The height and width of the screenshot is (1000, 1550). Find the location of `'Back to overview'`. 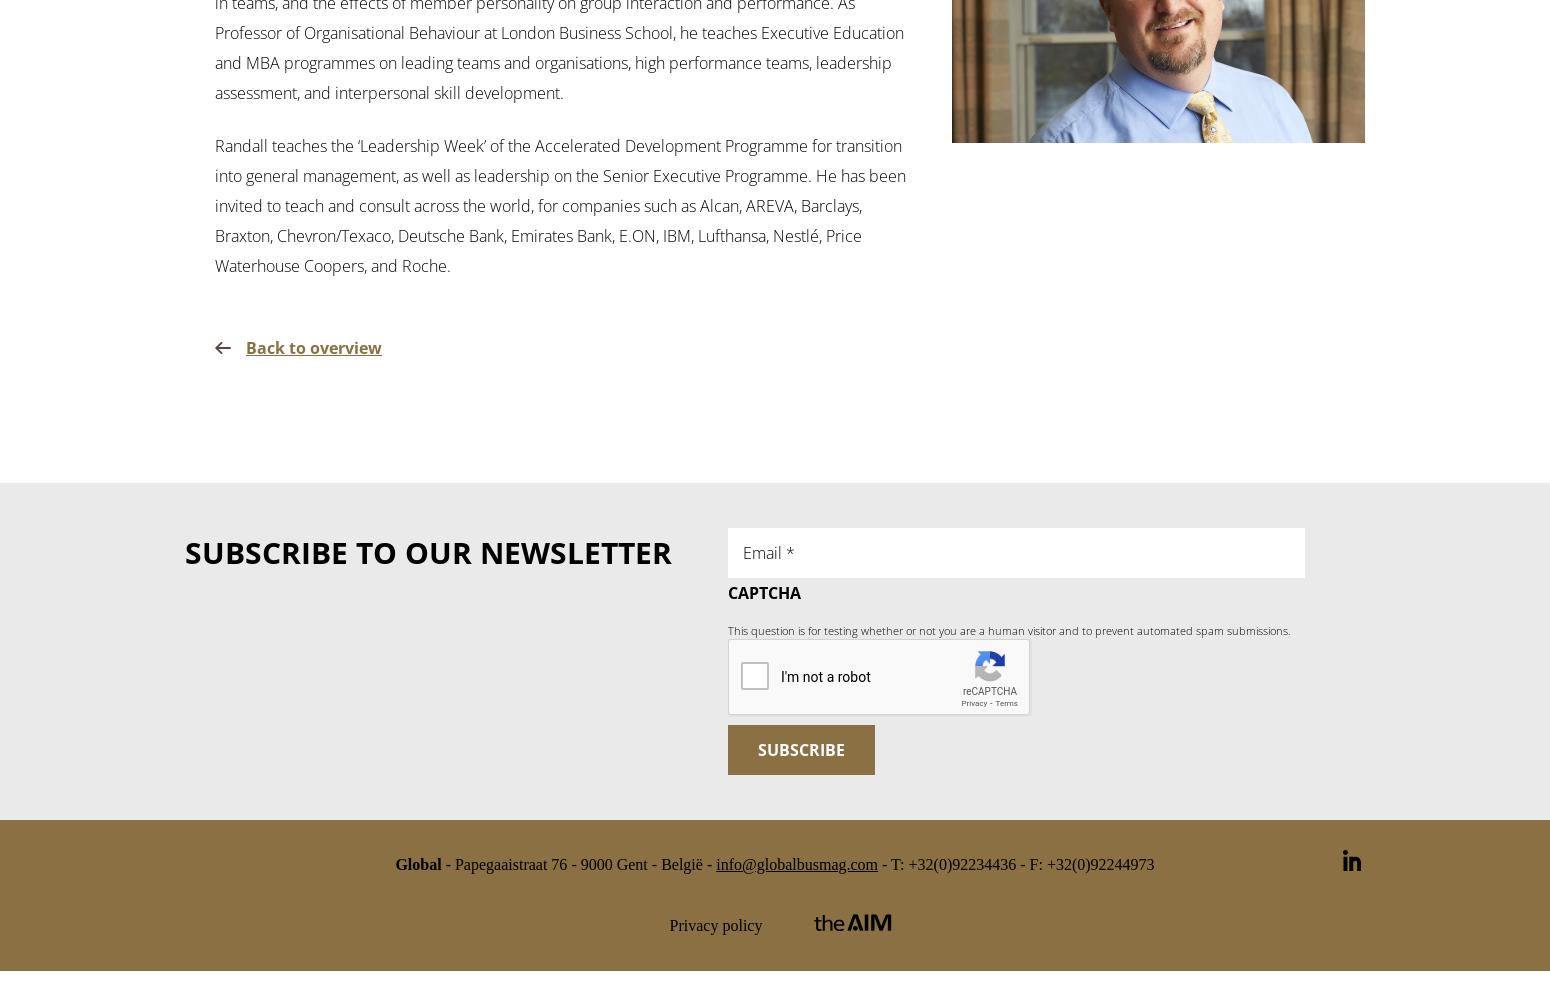

'Back to overview' is located at coordinates (313, 347).